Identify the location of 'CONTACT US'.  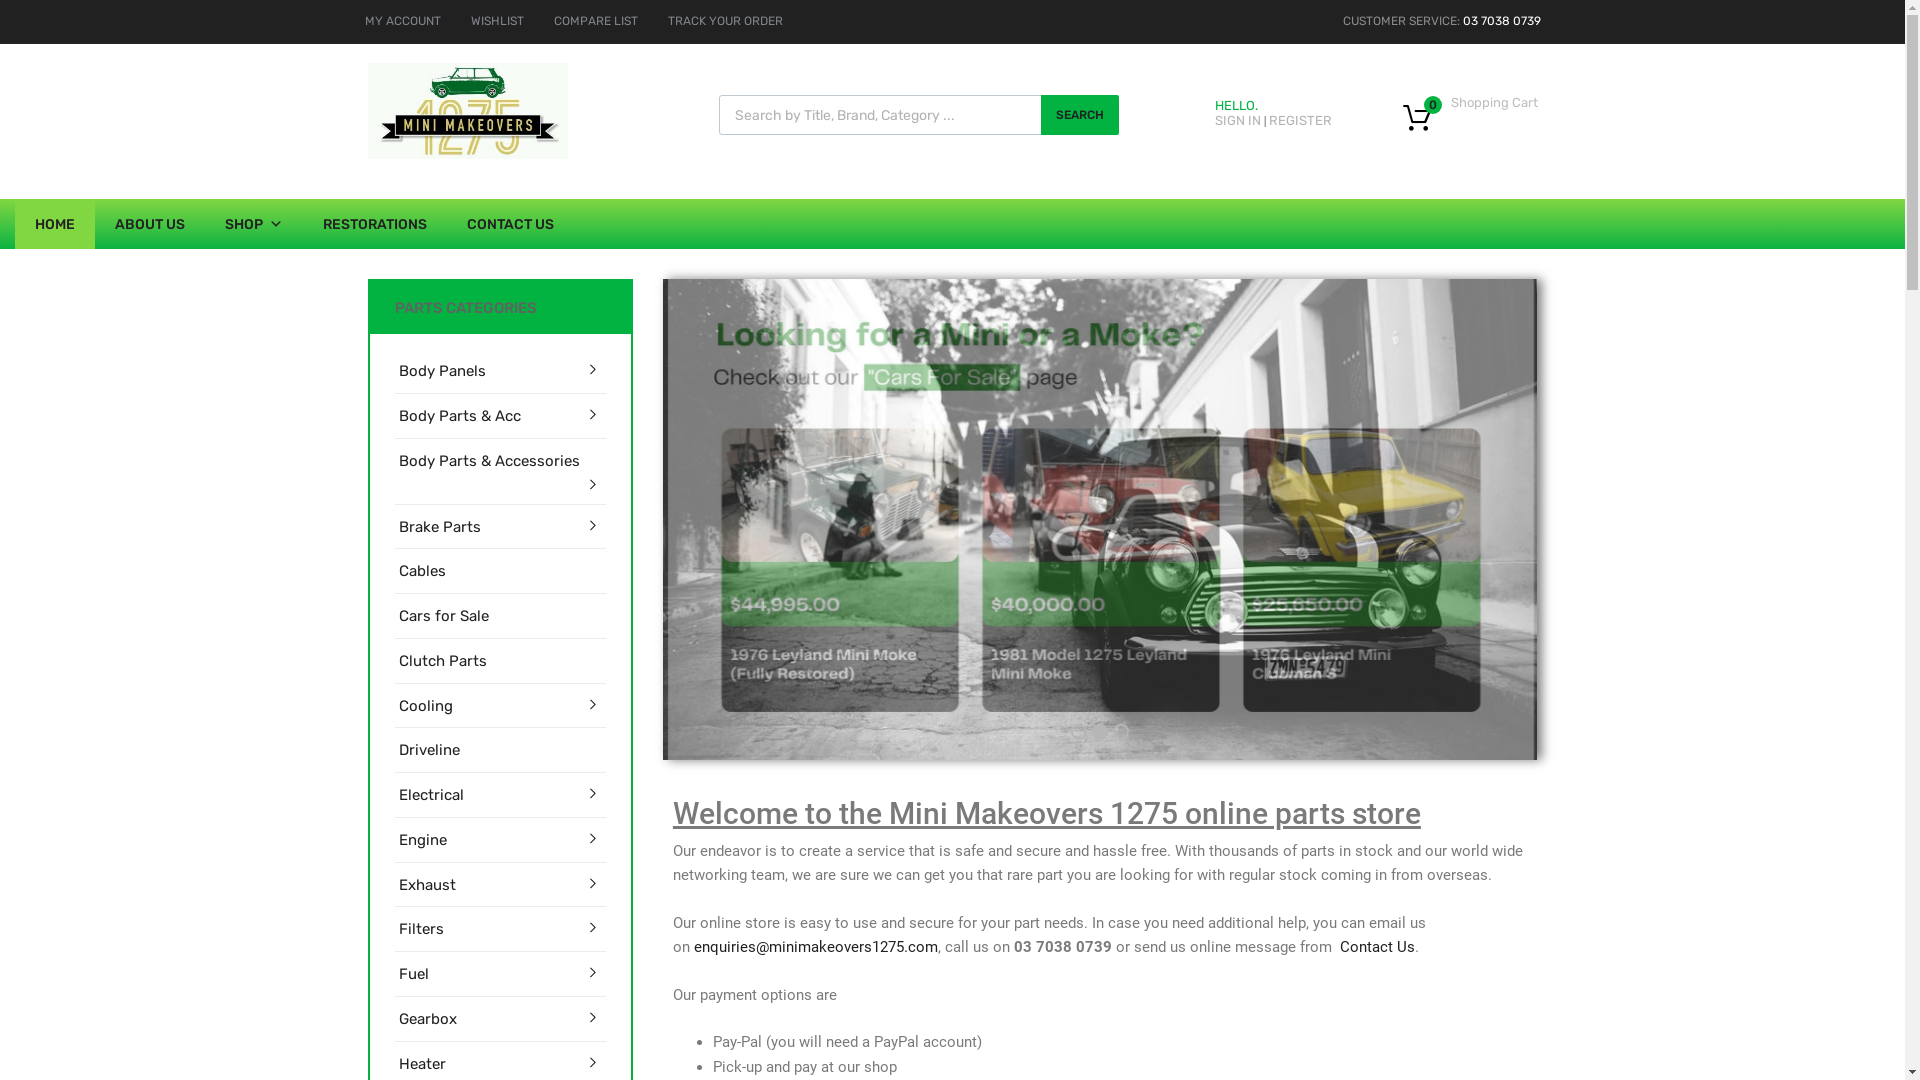
(510, 223).